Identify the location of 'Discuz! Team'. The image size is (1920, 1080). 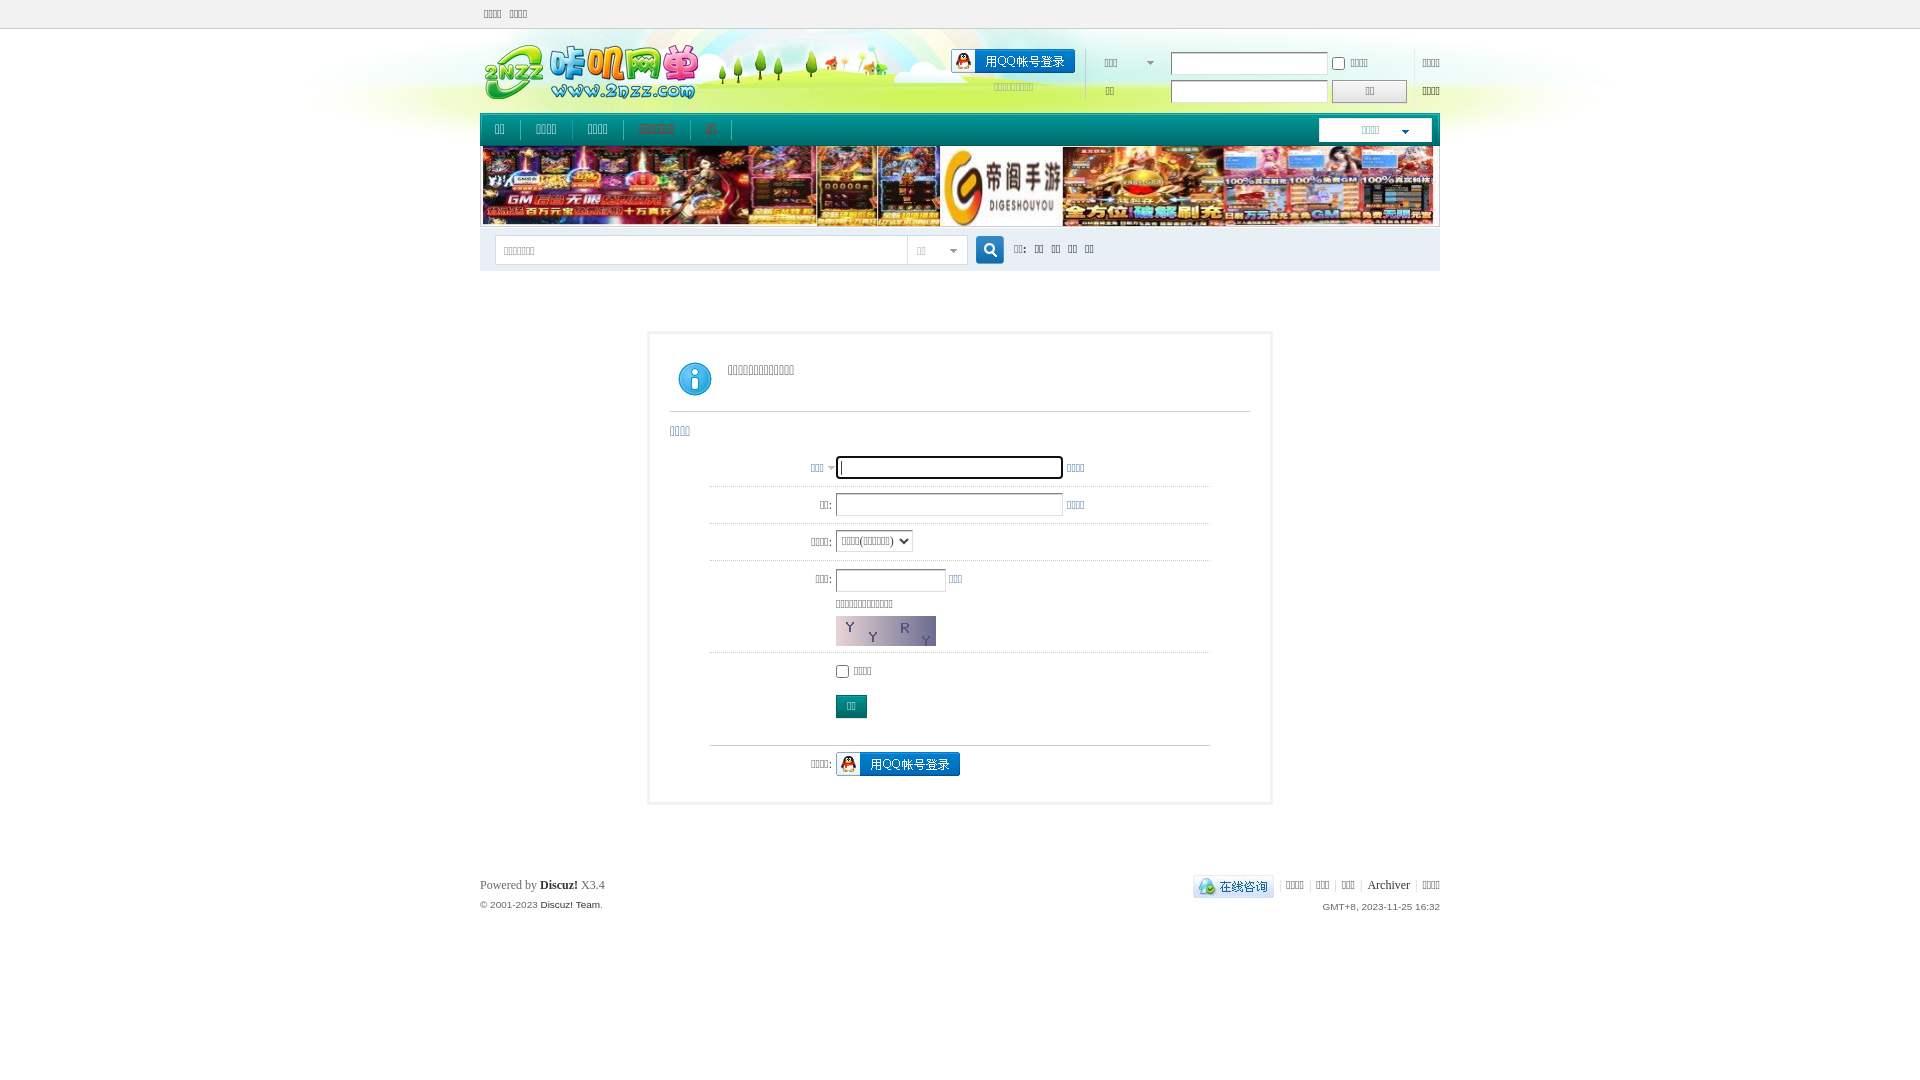
(539, 904).